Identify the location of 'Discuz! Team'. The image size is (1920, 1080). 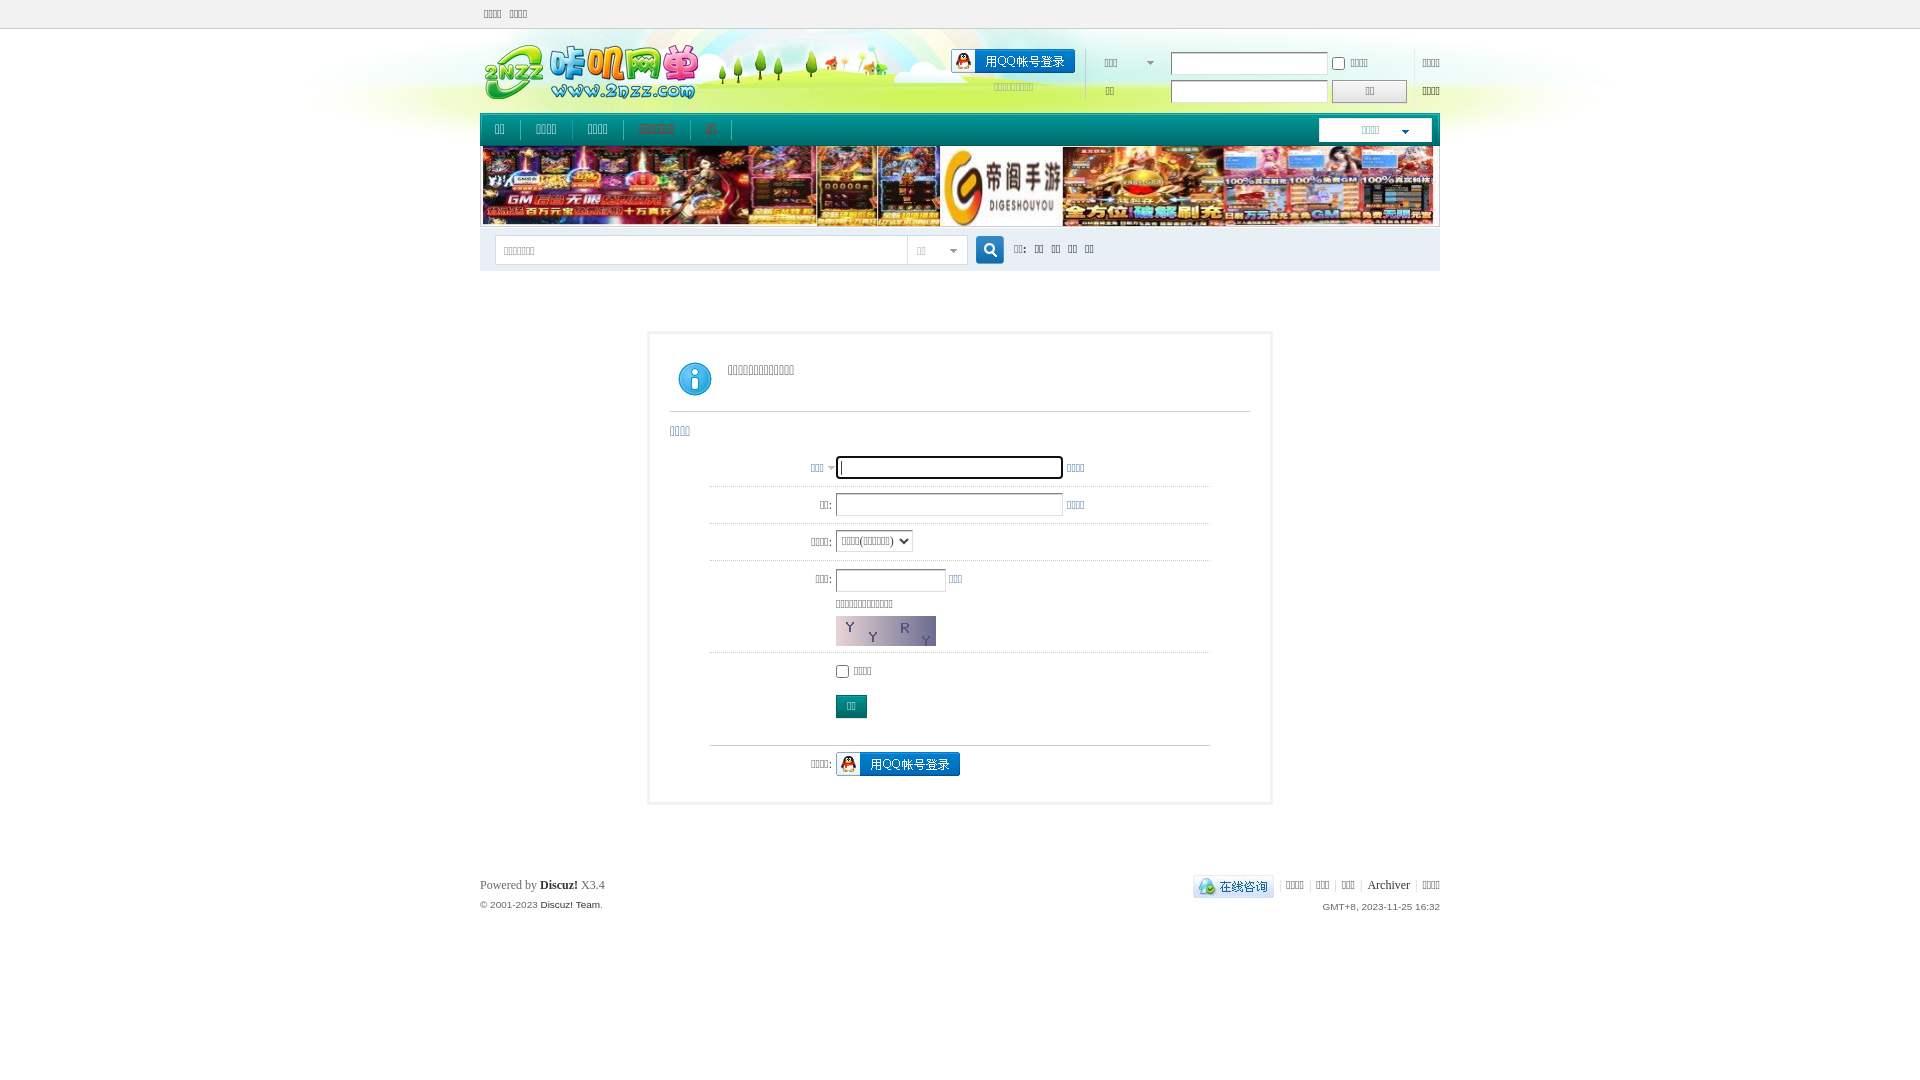
(539, 904).